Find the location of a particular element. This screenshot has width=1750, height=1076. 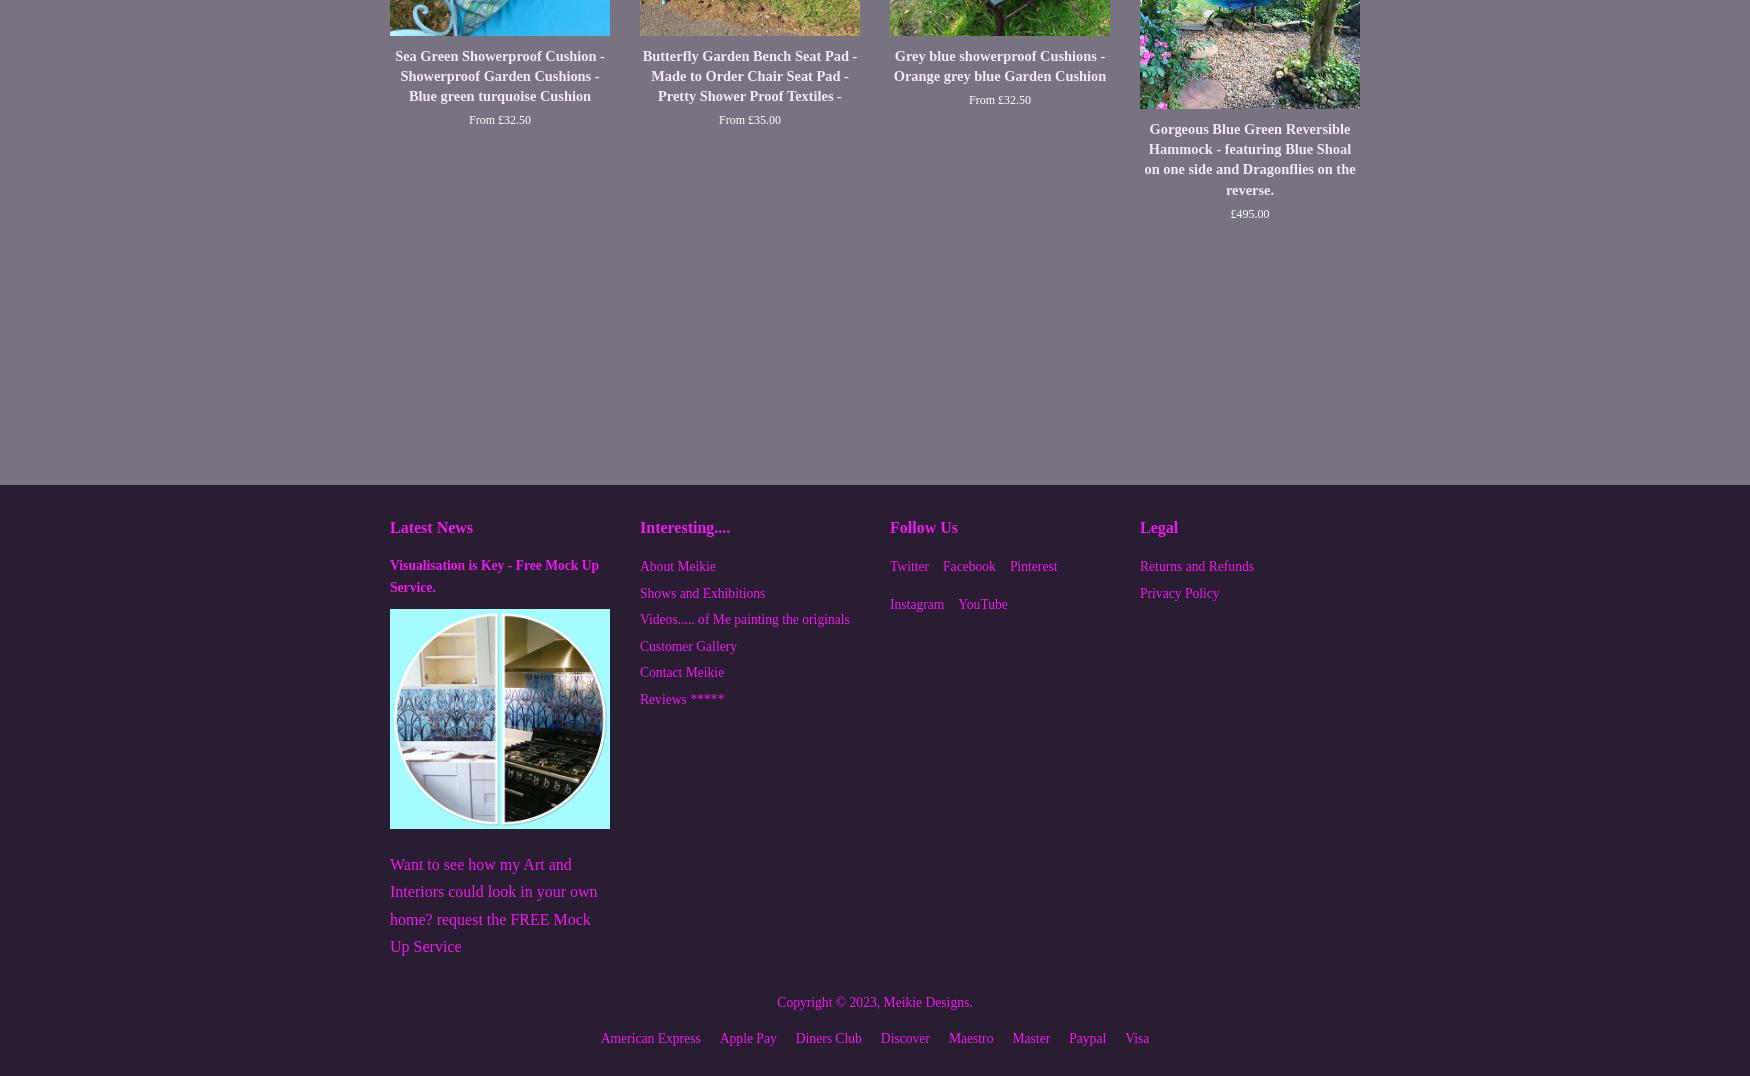

'master' is located at coordinates (1029, 1038).